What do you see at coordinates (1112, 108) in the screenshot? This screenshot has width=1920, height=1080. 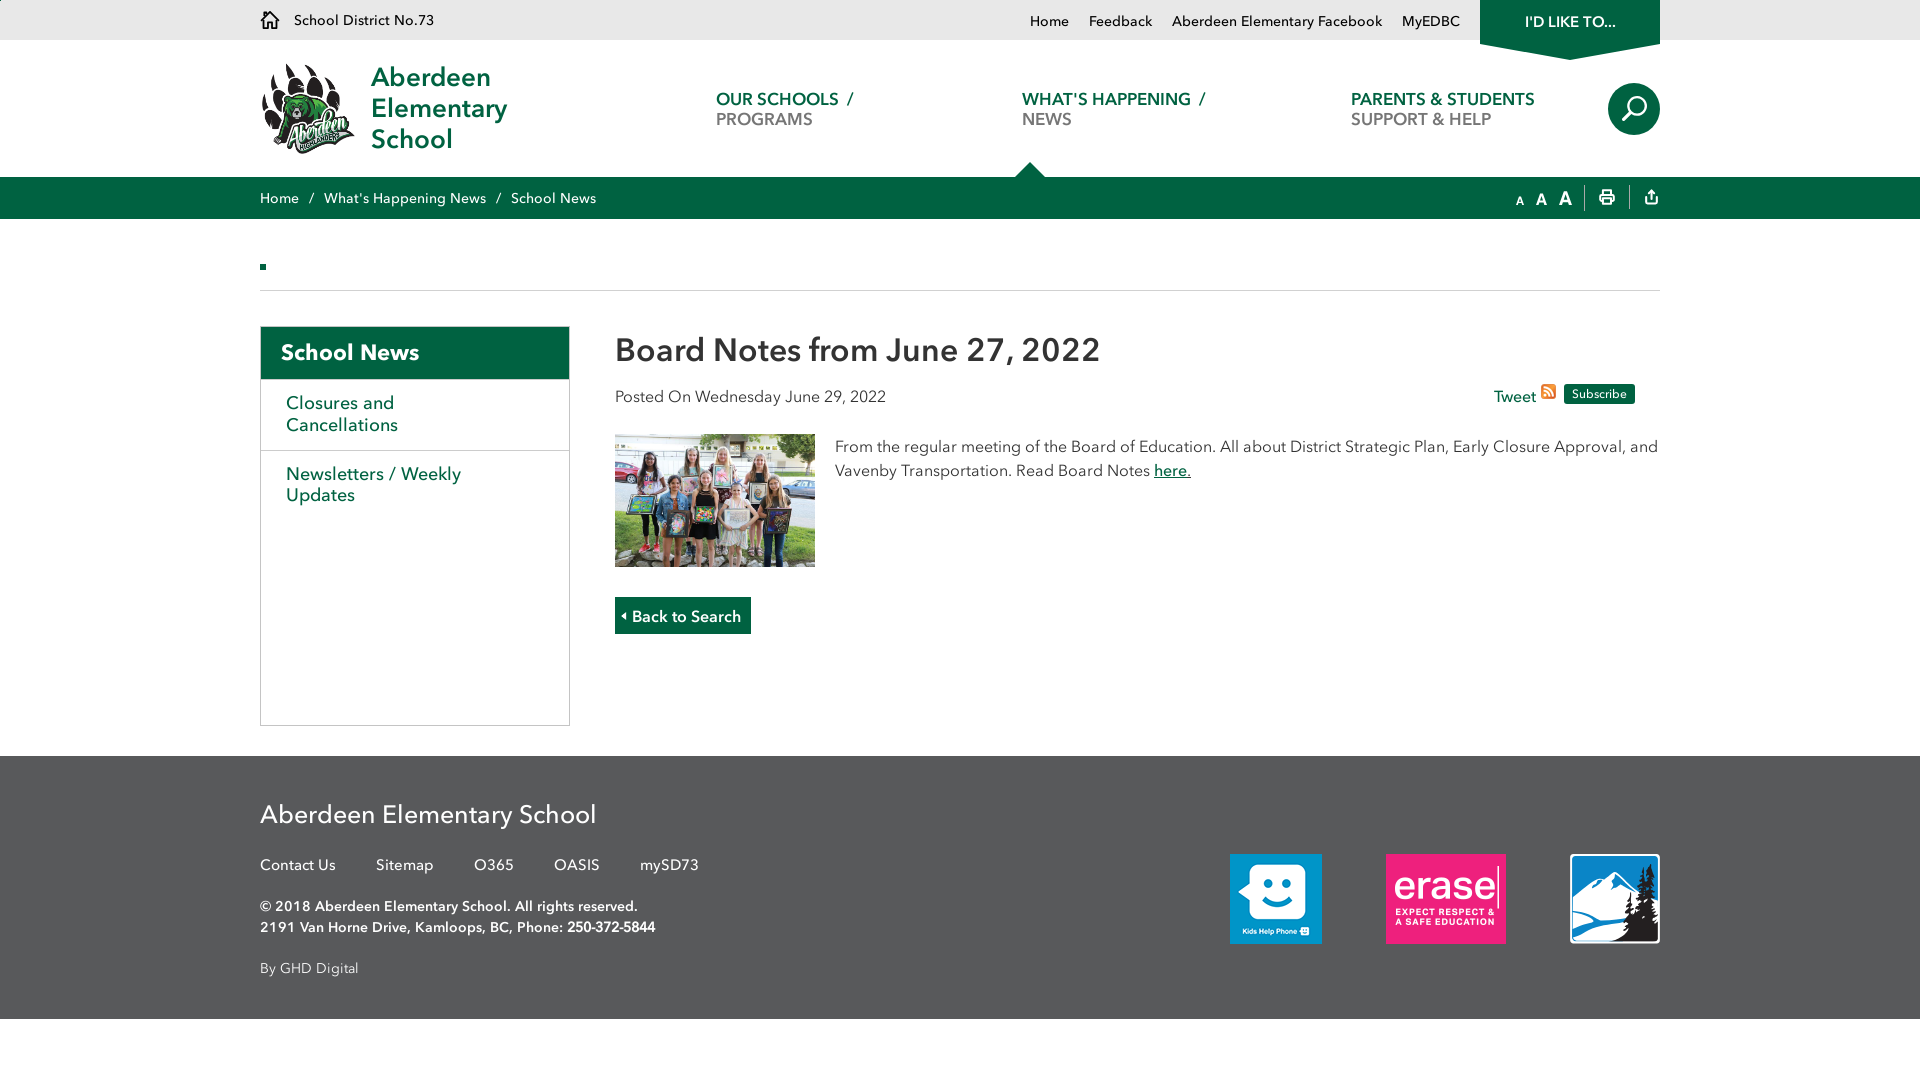 I see `'WHAT'S HAPPENING` at bounding box center [1112, 108].